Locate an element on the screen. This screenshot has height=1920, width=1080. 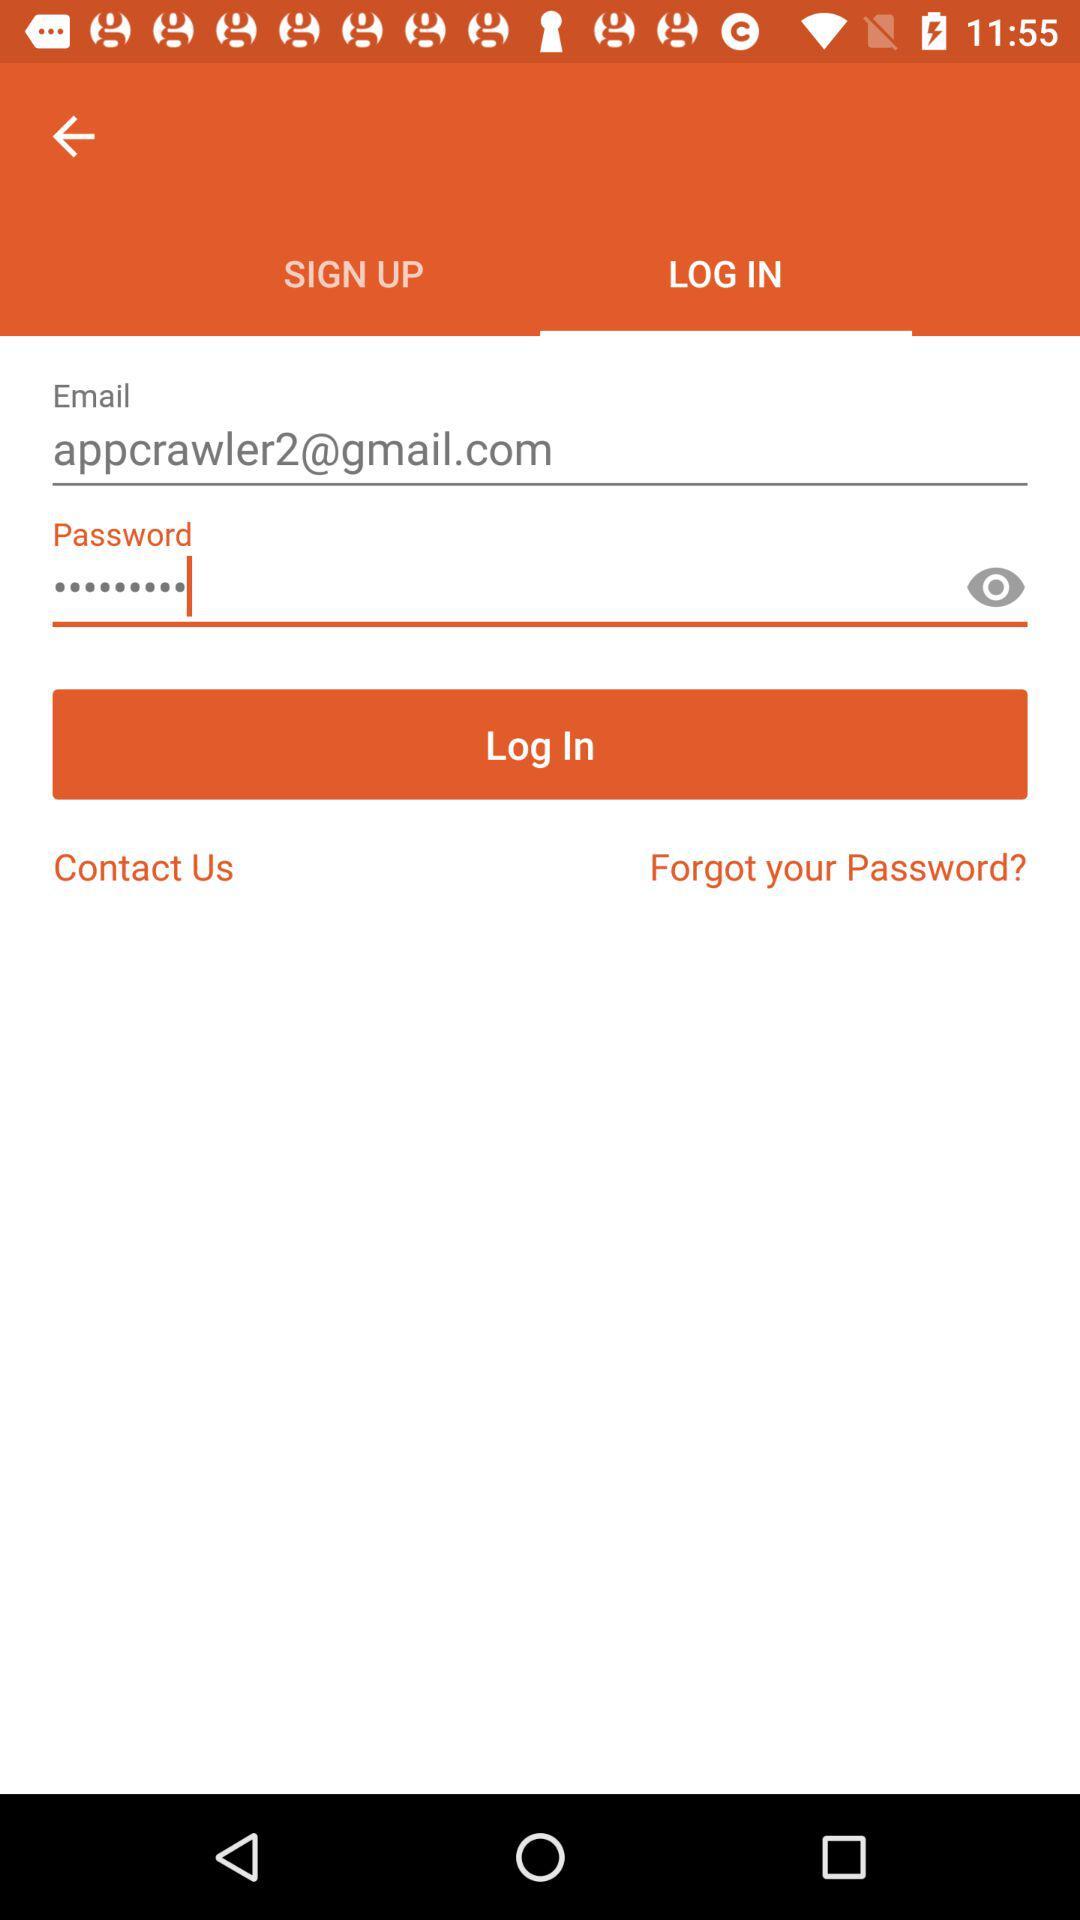
see password button is located at coordinates (995, 595).